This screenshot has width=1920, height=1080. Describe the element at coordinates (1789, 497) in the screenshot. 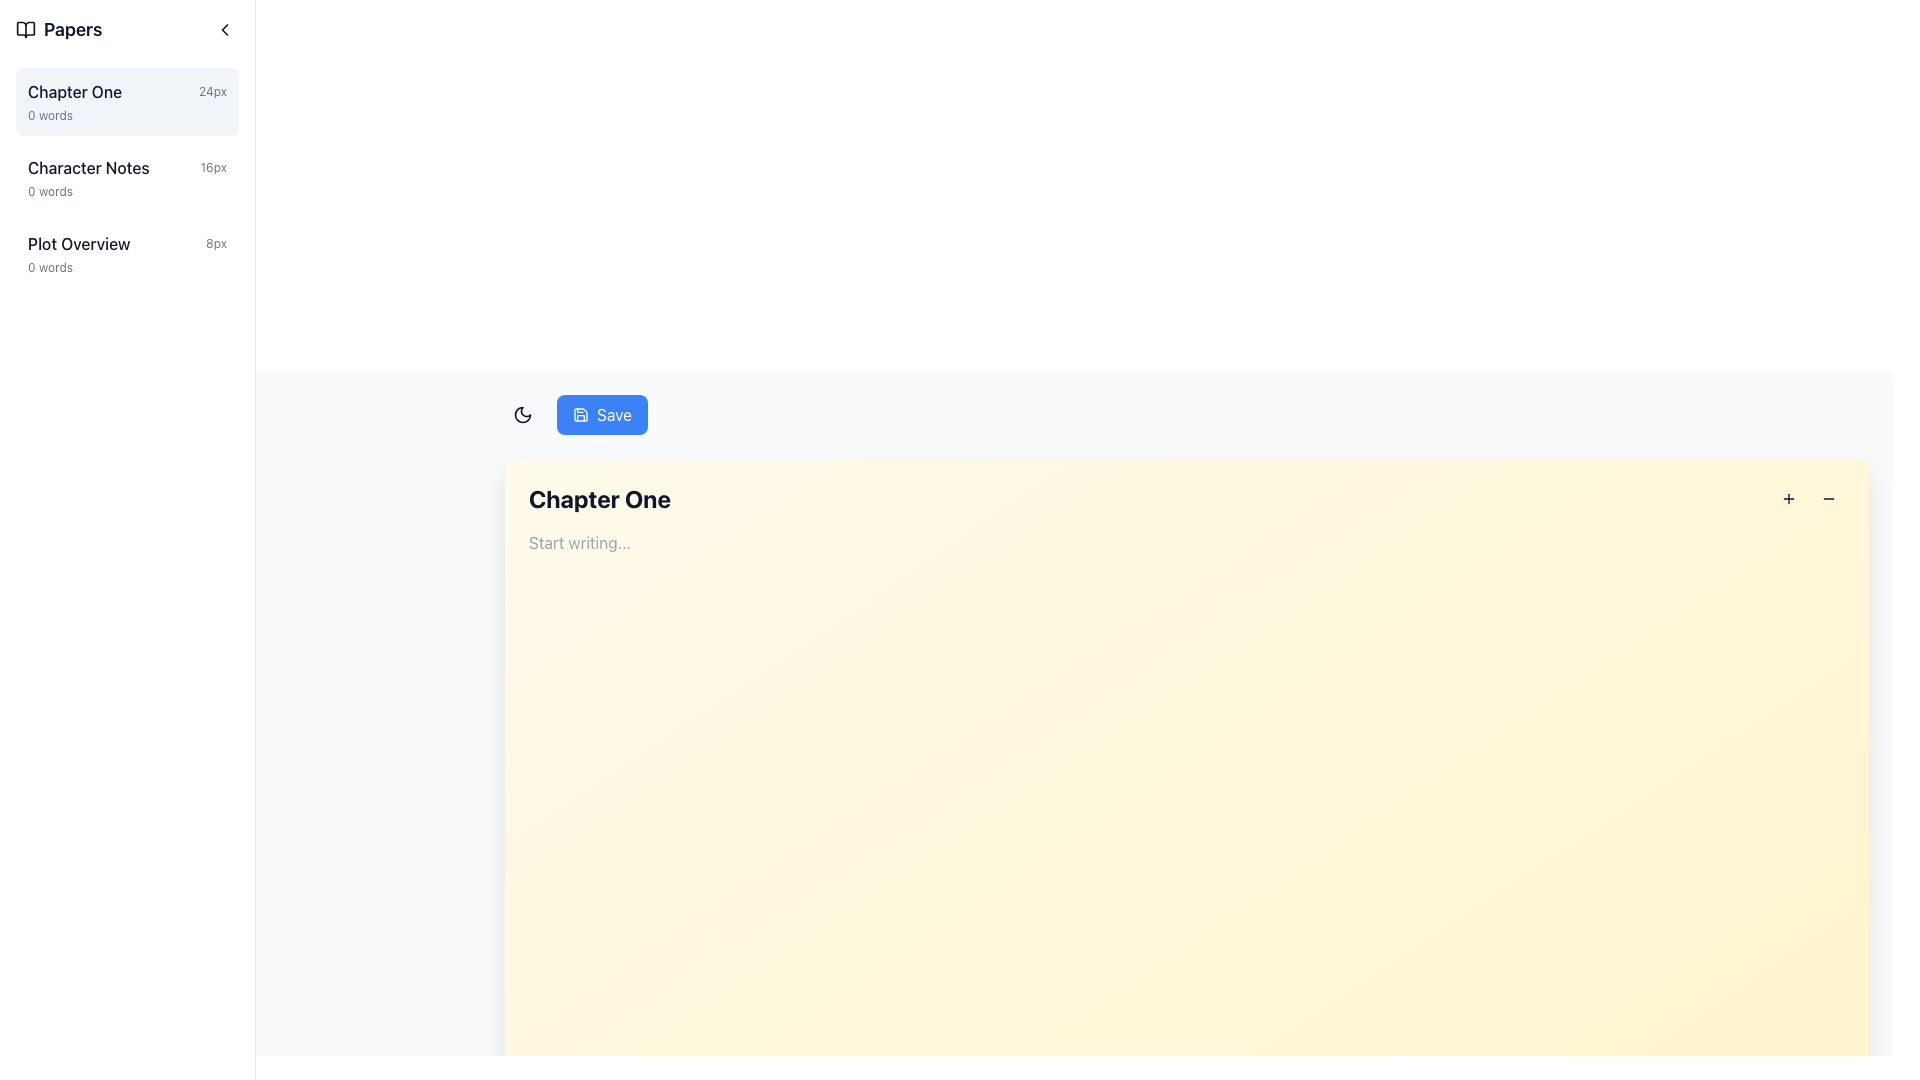

I see `the leftmost action button located in the top-right corner of the yellow content panel` at that location.